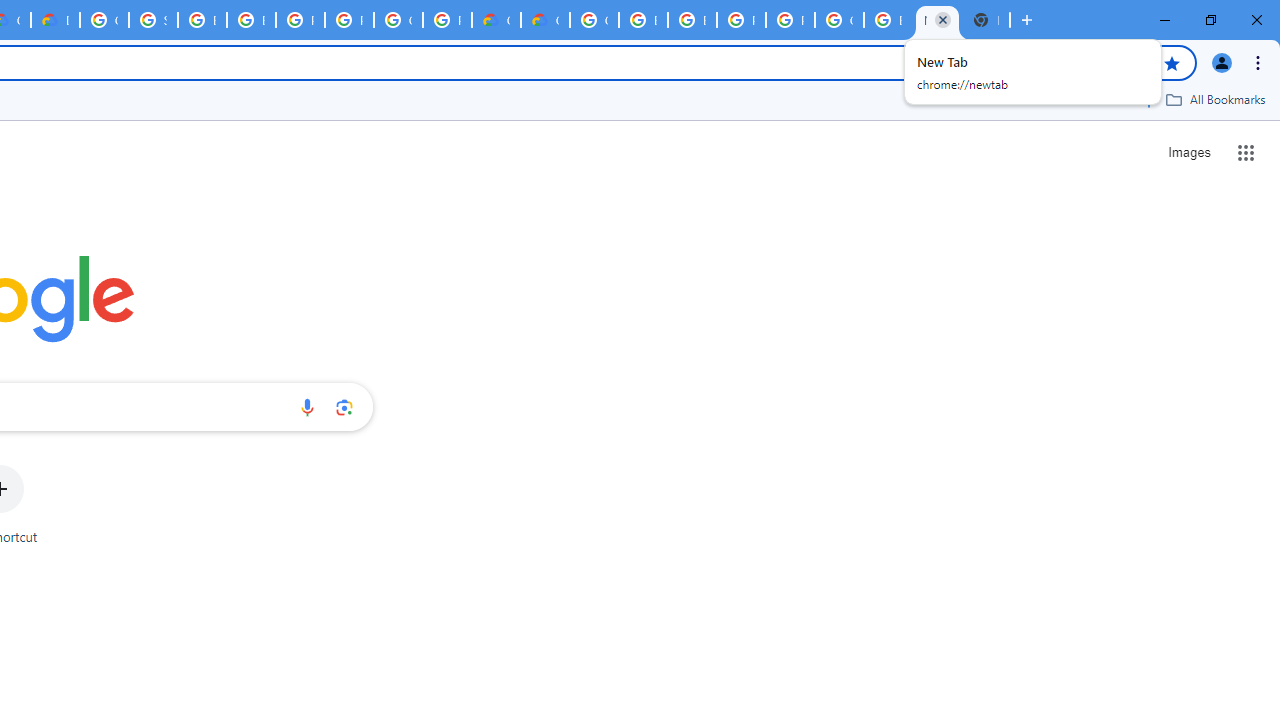 This screenshot has width=1280, height=720. I want to click on 'Google Cloud Estimate Summary', so click(545, 20).